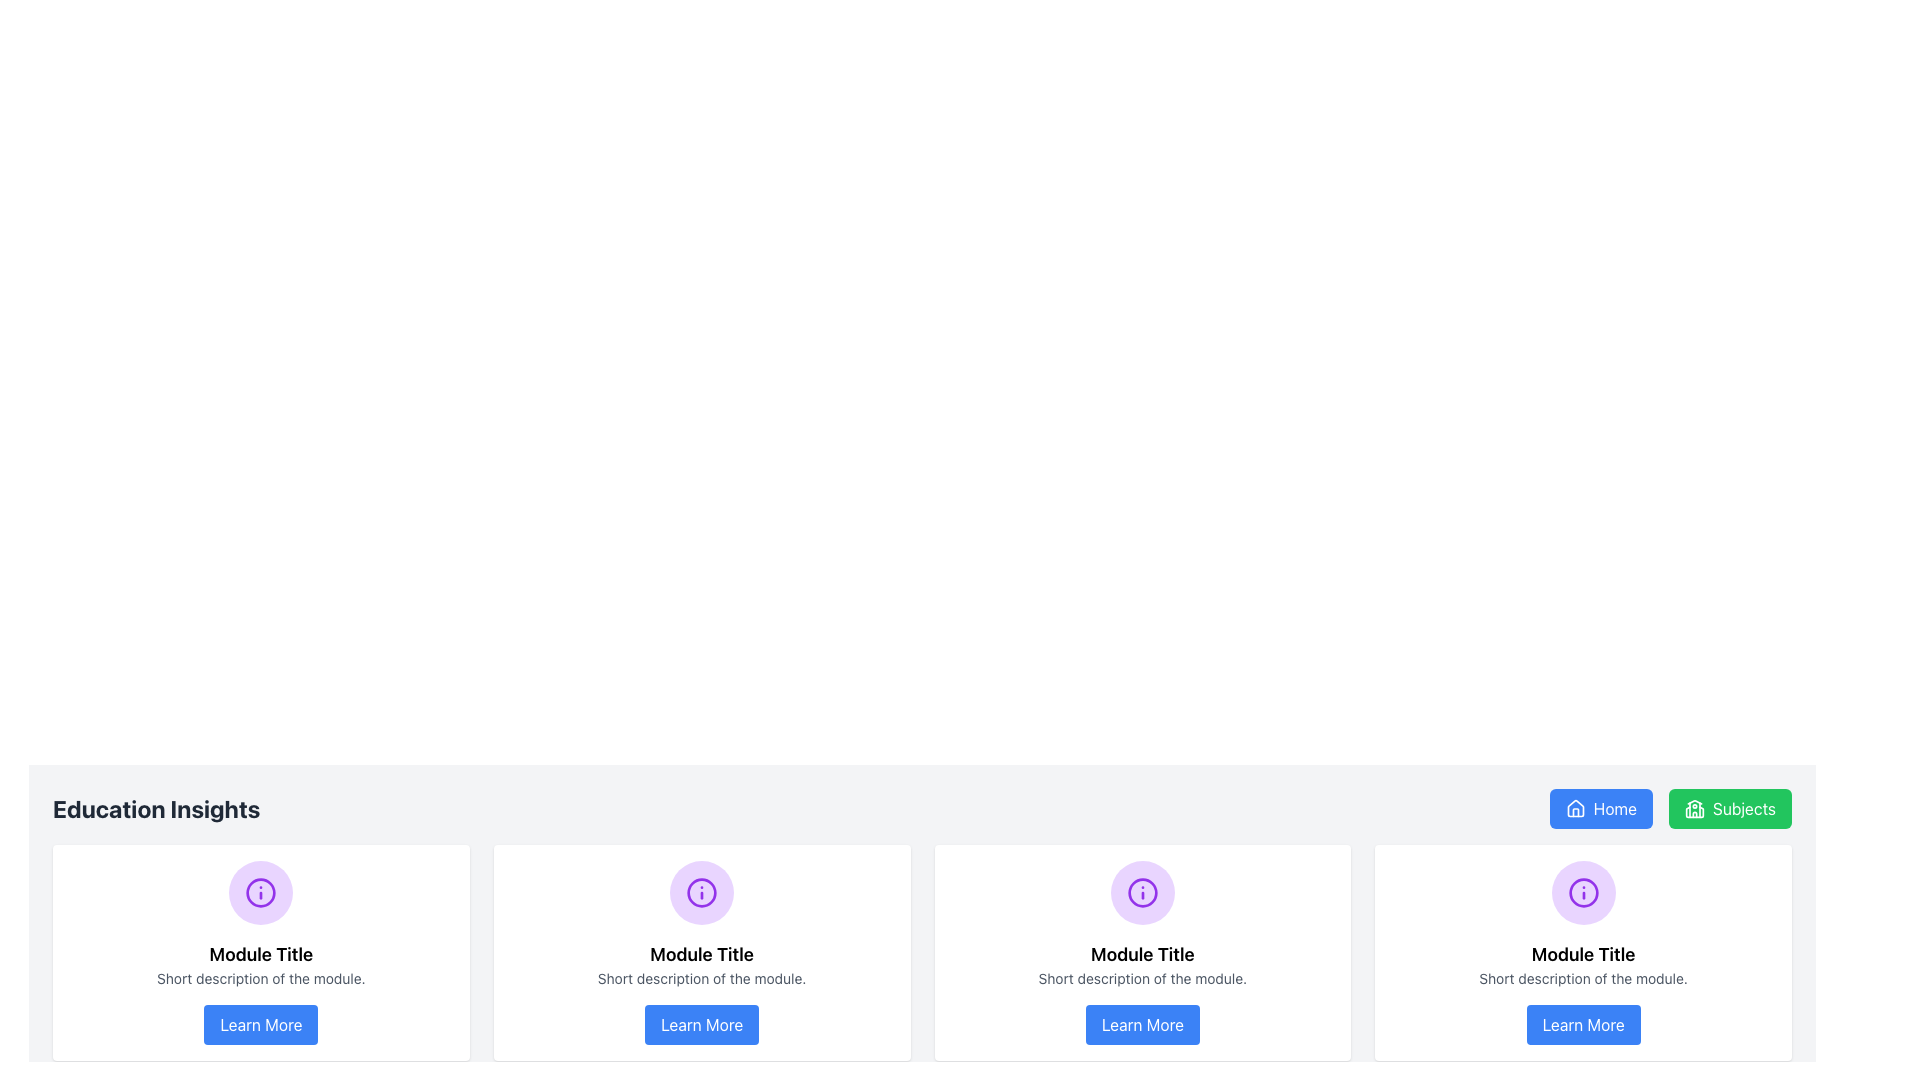 Image resolution: width=1920 pixels, height=1080 pixels. What do you see at coordinates (1582, 954) in the screenshot?
I see `bolded text label saying 'Module Title' located in the fourth card from the left, which is centrally aligned under an icon and above a short description` at bounding box center [1582, 954].